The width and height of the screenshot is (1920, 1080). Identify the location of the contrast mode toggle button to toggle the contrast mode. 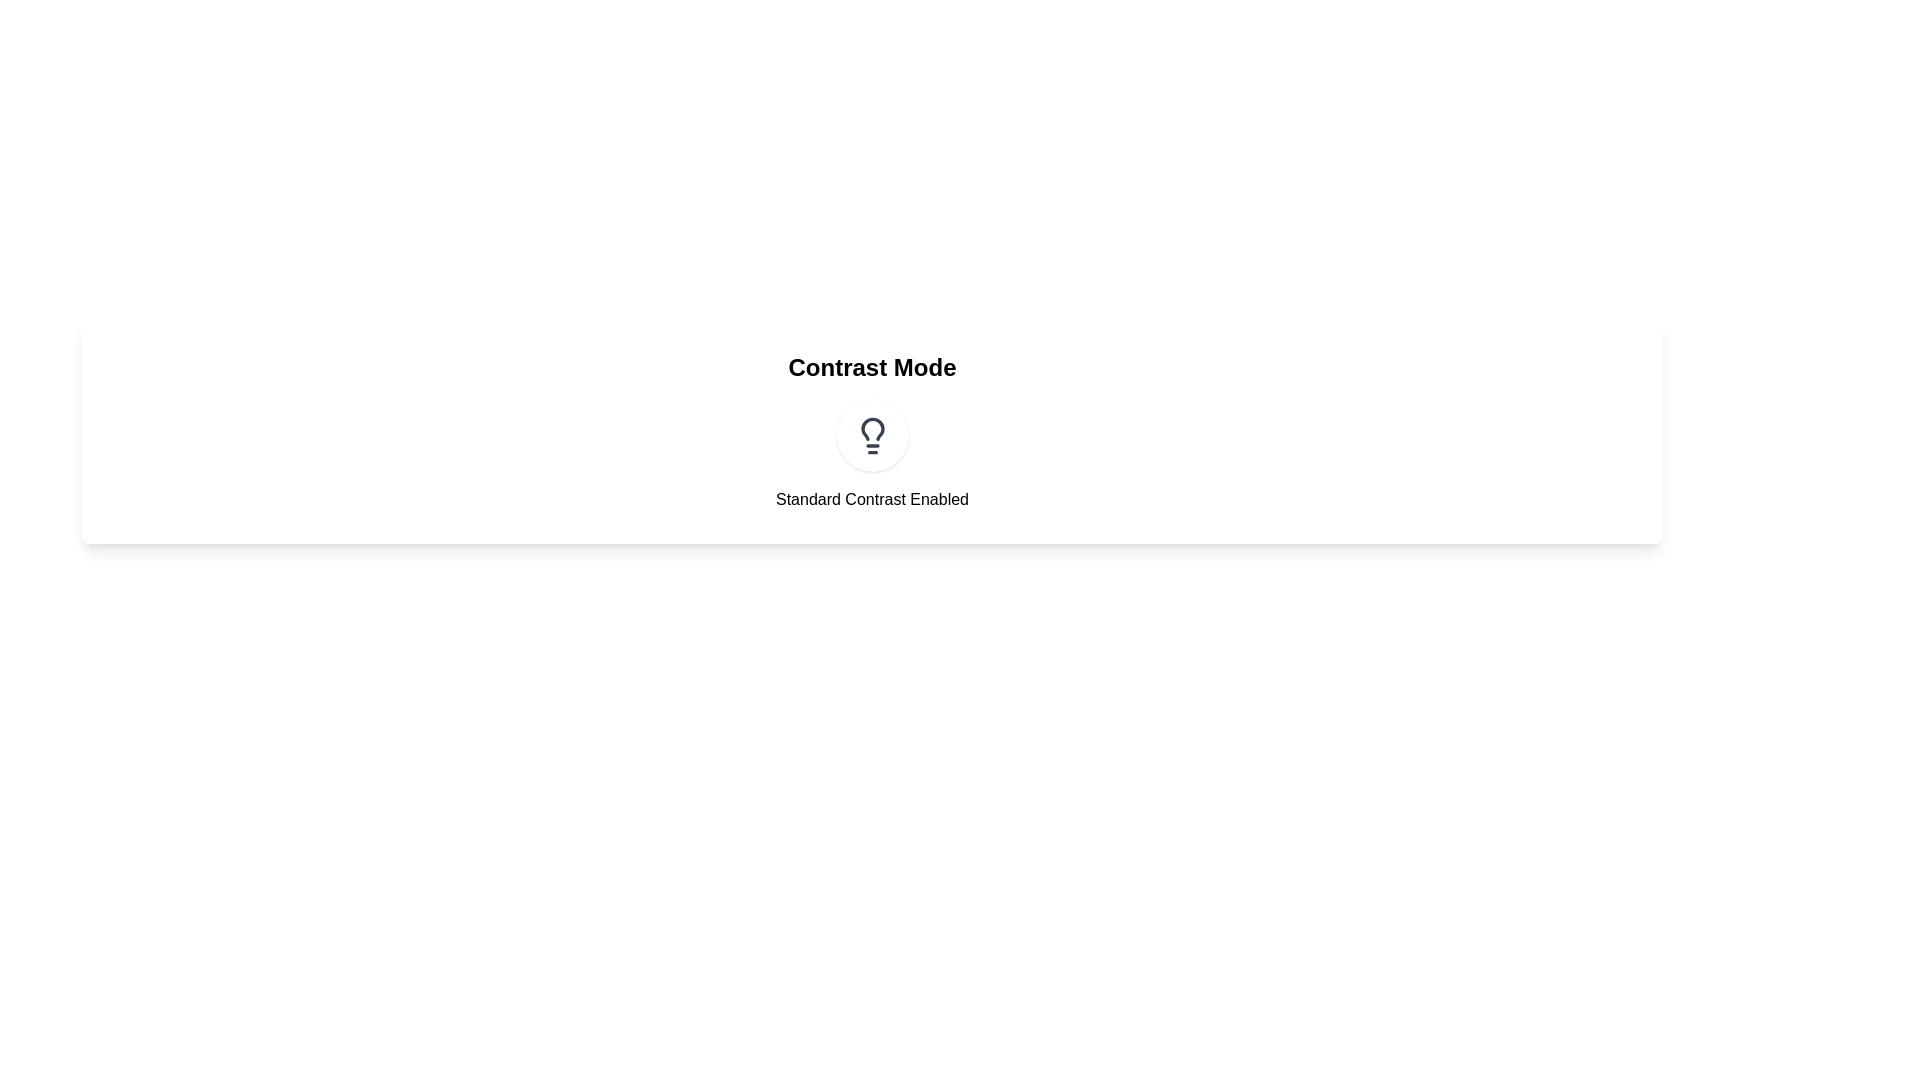
(872, 434).